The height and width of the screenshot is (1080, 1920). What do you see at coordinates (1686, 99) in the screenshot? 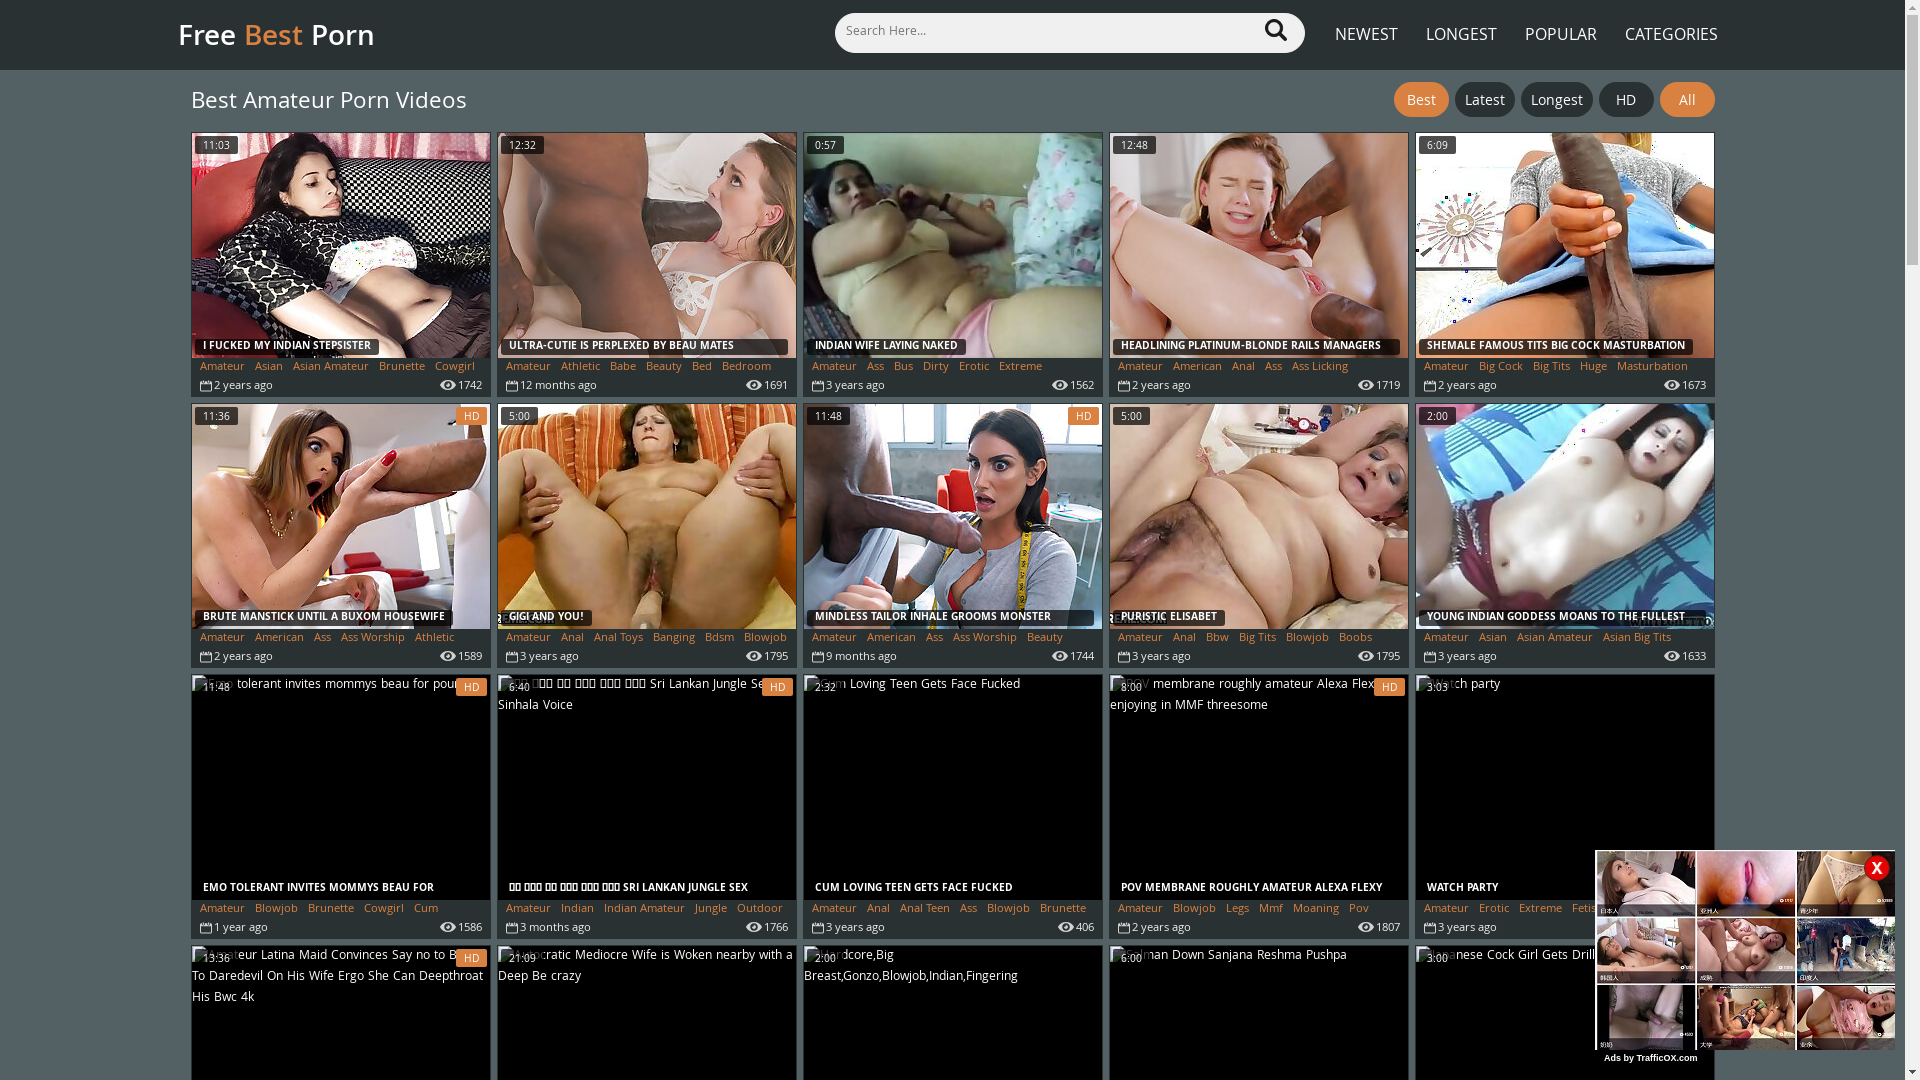
I see `'All'` at bounding box center [1686, 99].